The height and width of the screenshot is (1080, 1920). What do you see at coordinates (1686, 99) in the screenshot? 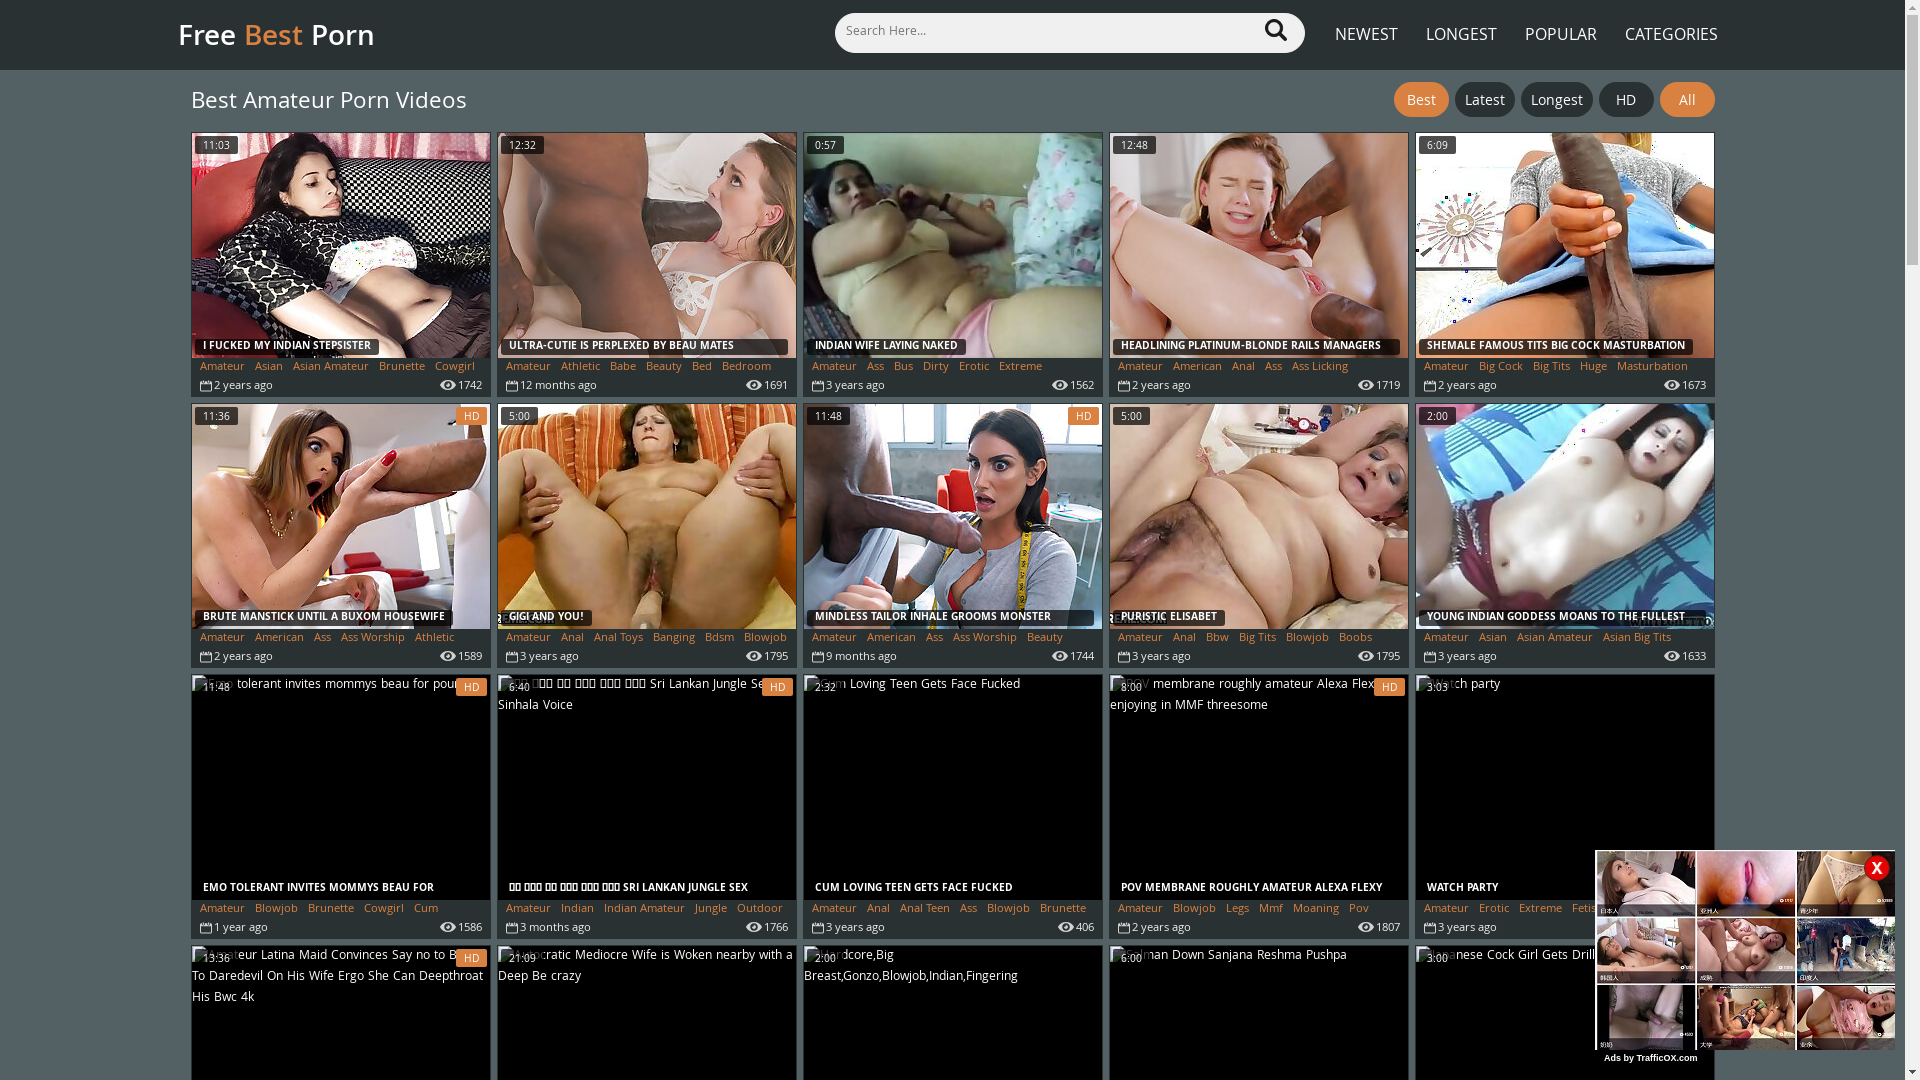
I see `'All'` at bounding box center [1686, 99].